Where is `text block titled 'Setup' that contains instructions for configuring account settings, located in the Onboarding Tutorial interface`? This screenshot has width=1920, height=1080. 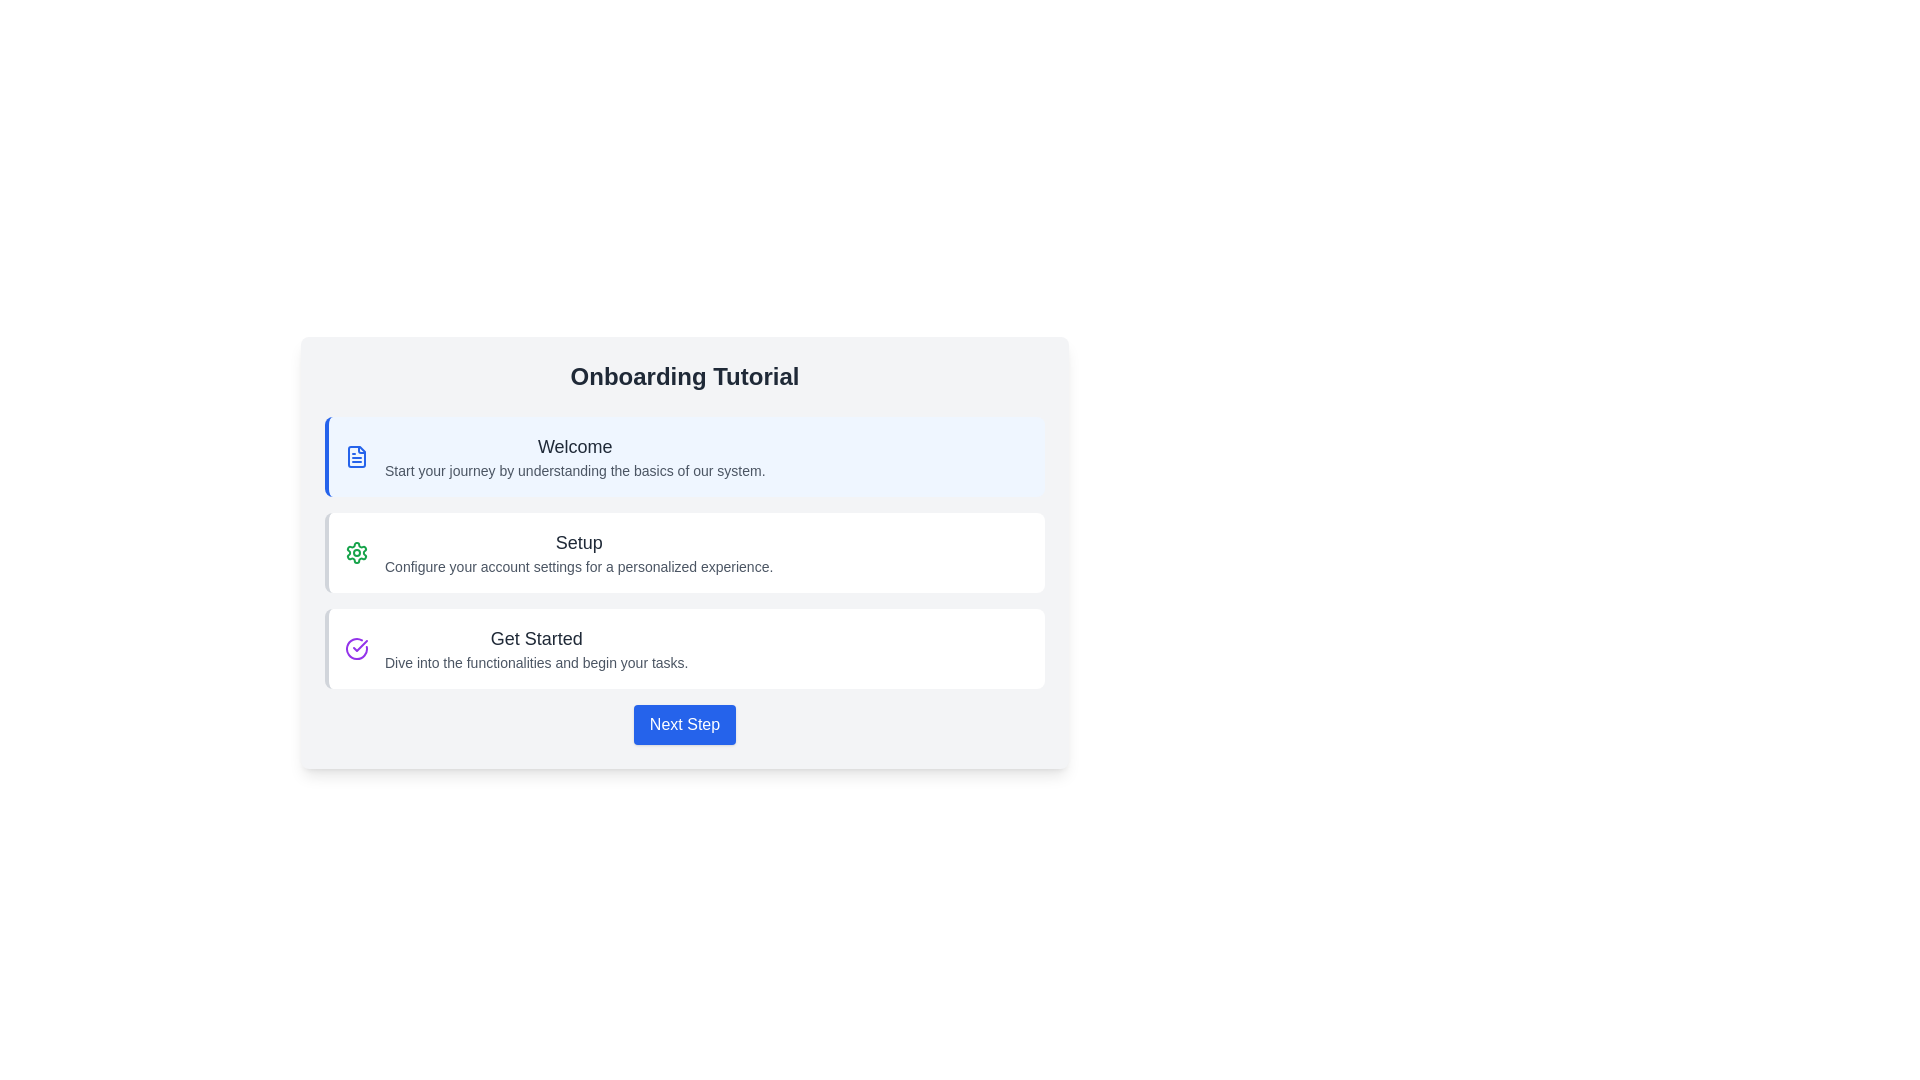 text block titled 'Setup' that contains instructions for configuring account settings, located in the Onboarding Tutorial interface is located at coordinates (578, 552).